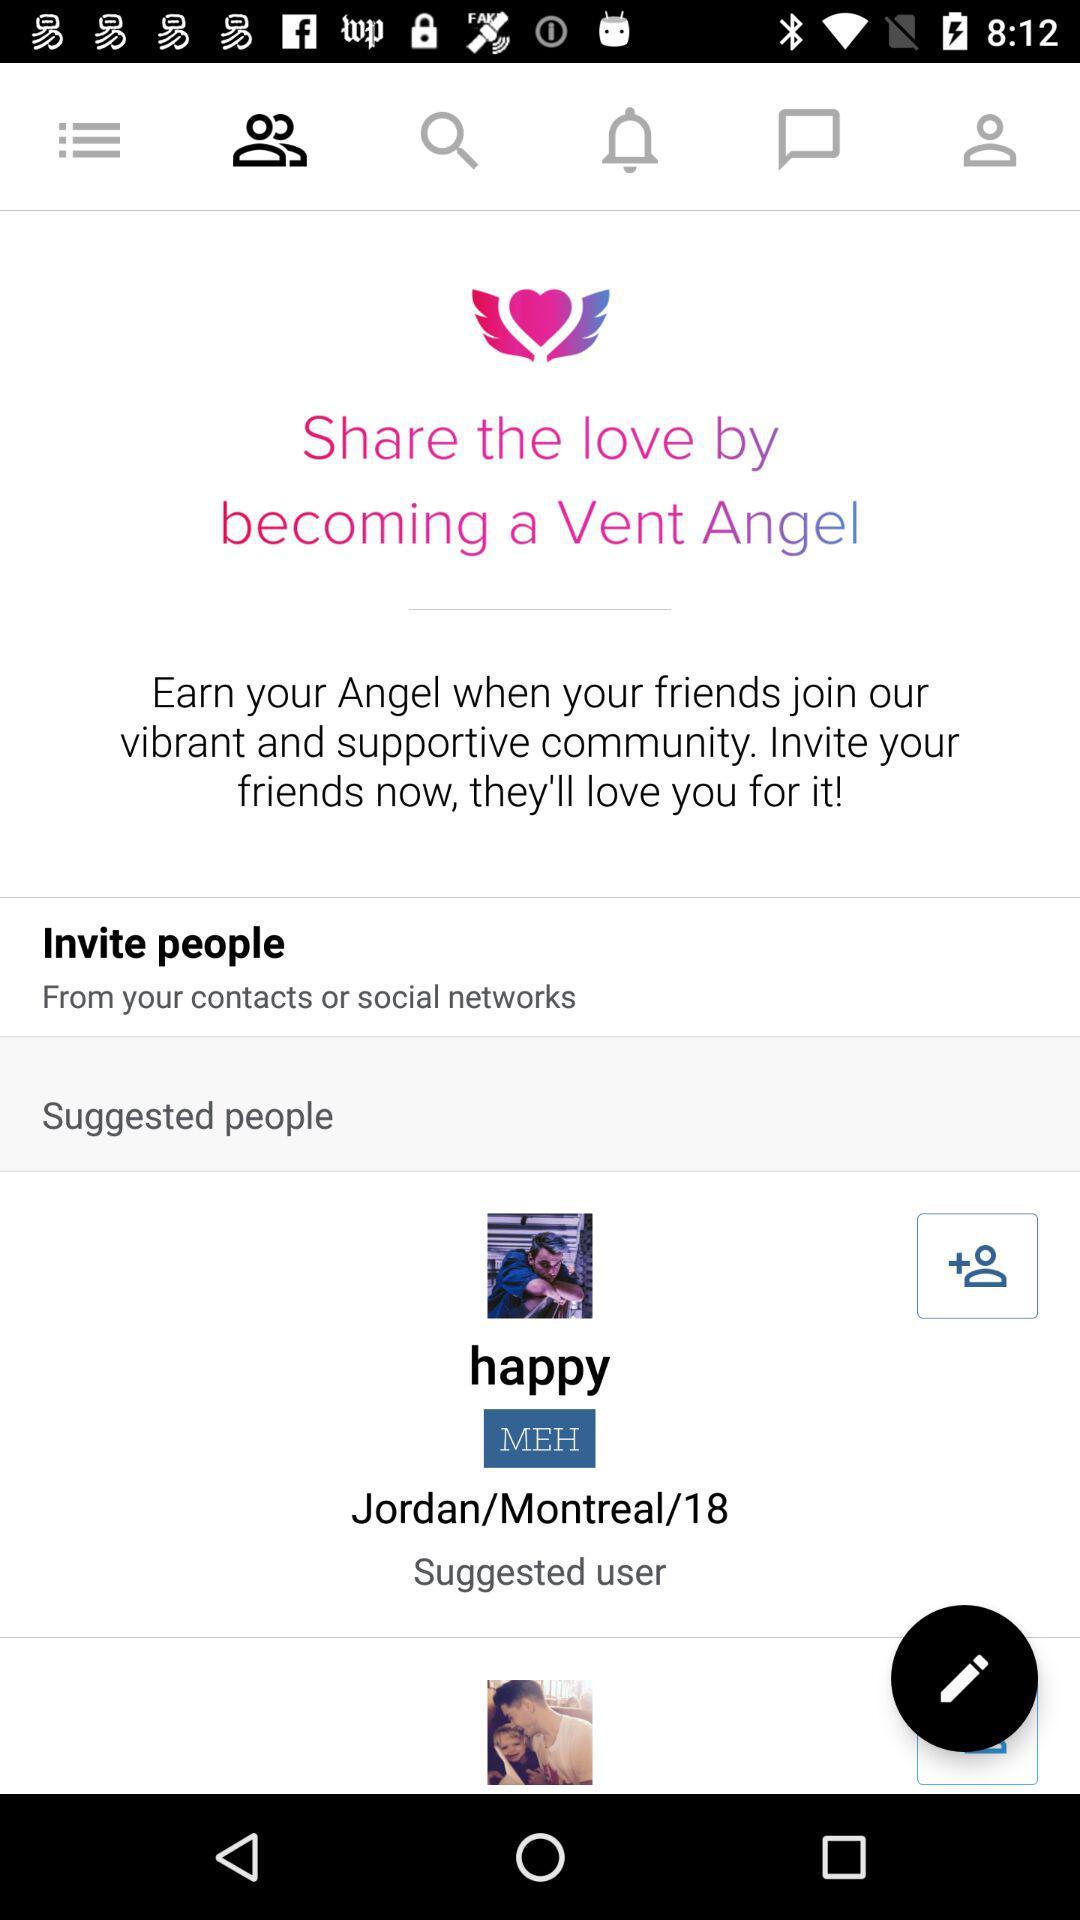  I want to click on person, so click(976, 1265).